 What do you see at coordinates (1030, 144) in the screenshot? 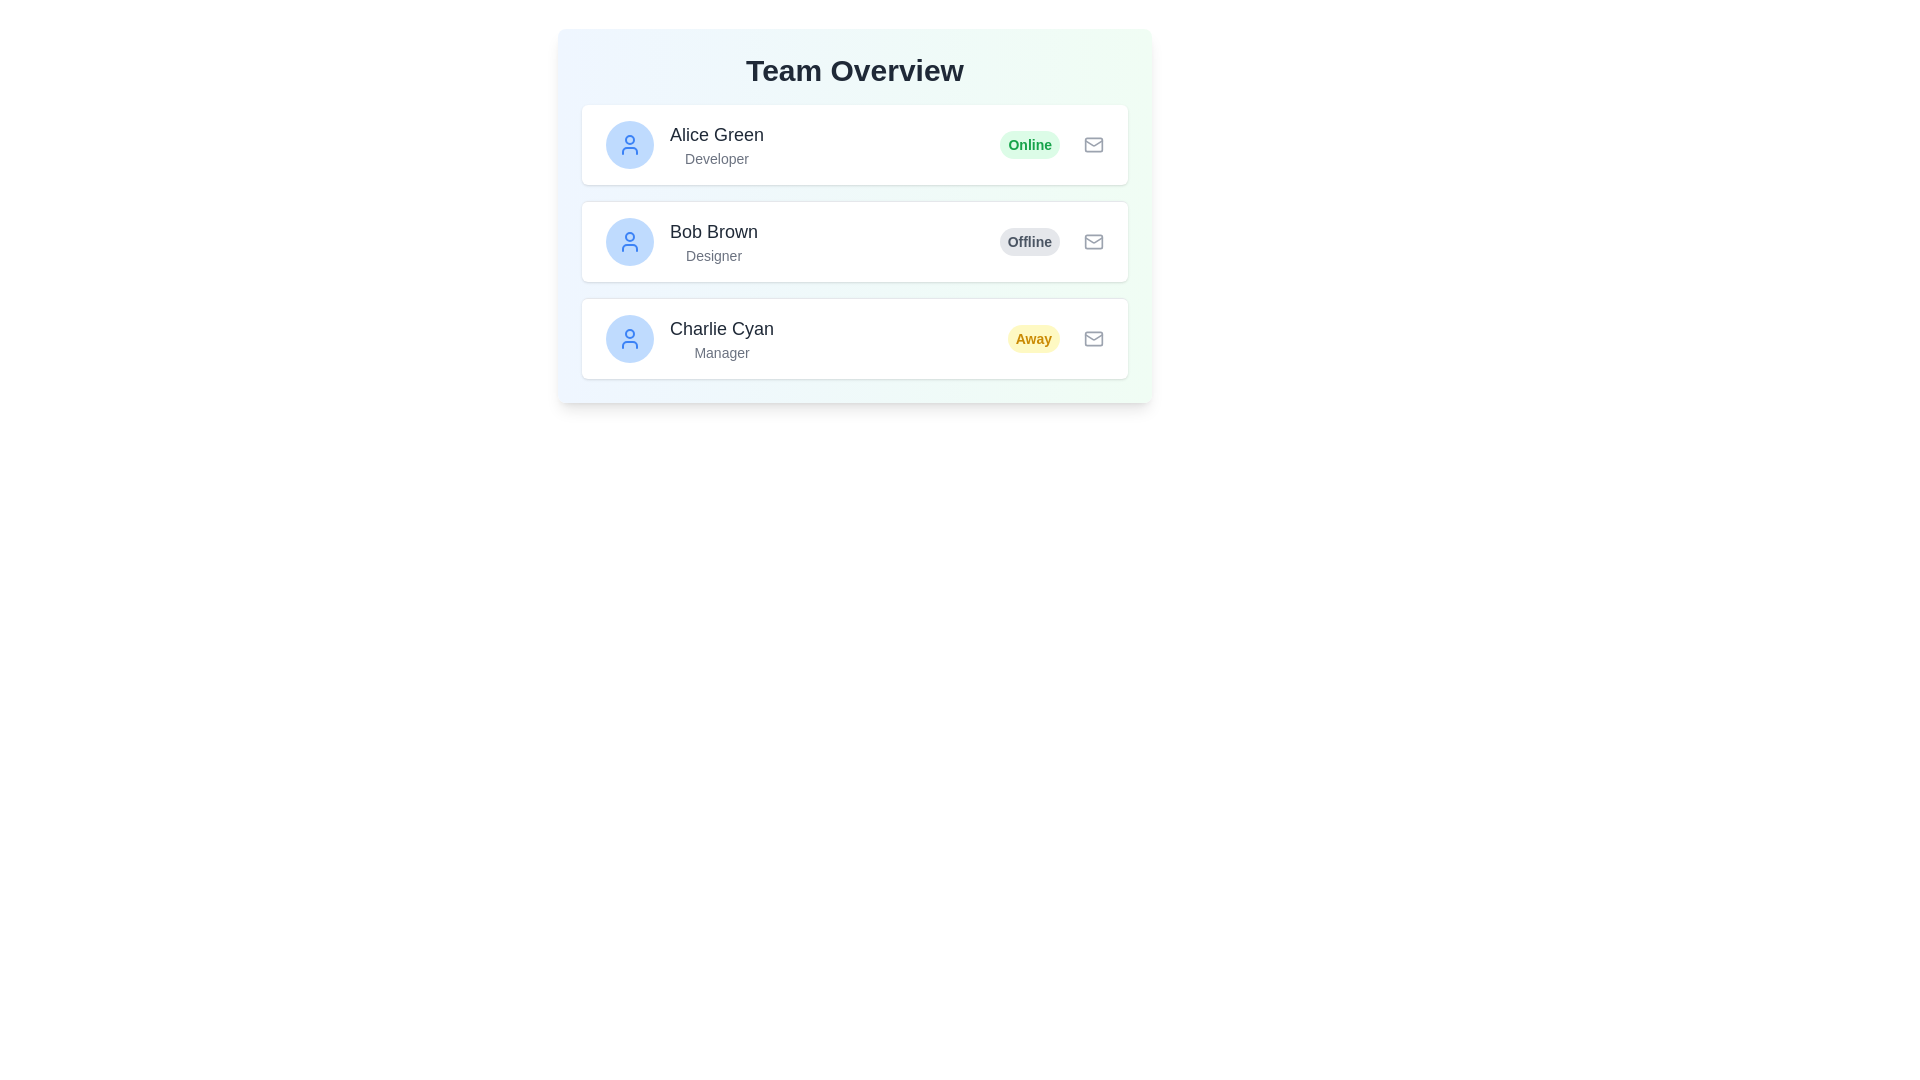
I see `the Status indicator label located to the left of the envelope icon, aligned with the name 'Alice Green' and the role 'Developer' in the vertically stacked list` at bounding box center [1030, 144].